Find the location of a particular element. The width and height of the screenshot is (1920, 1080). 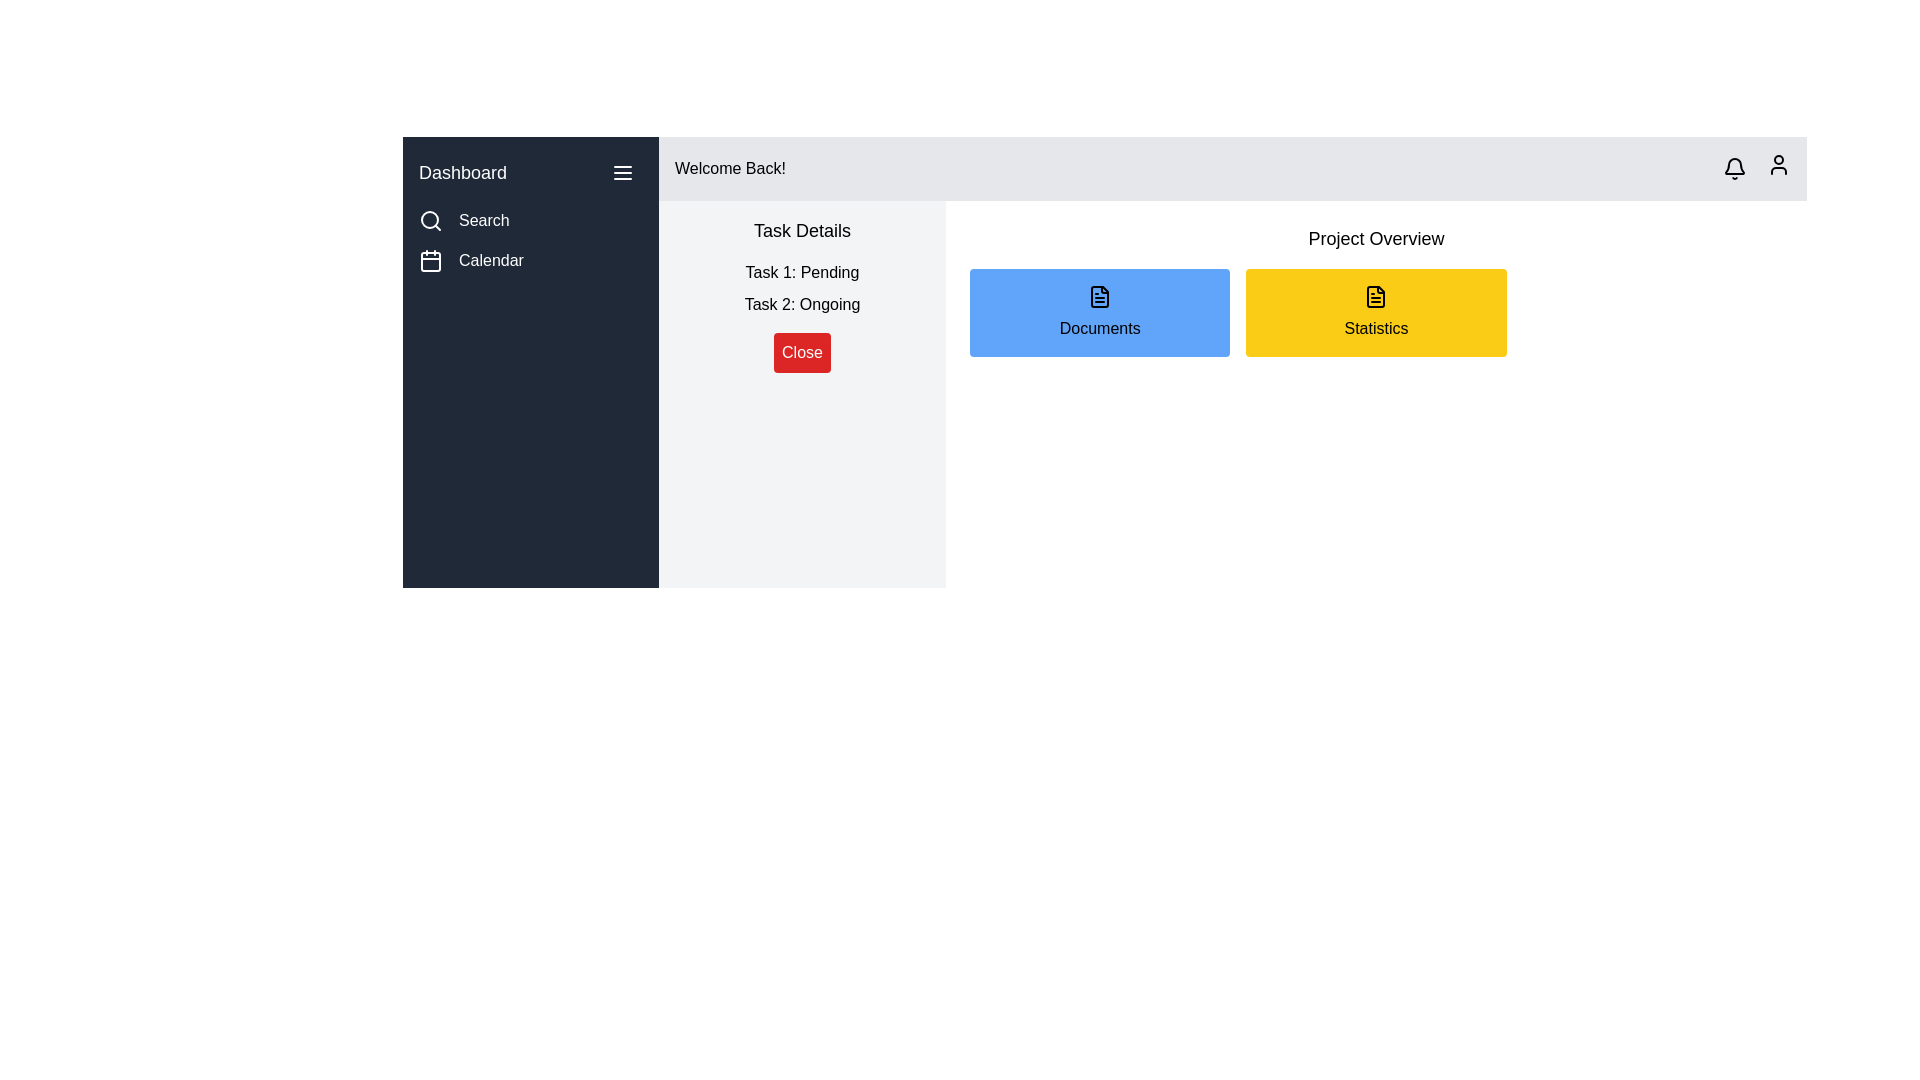

the notification button with an SVG icon located at the top-right corner of the user interface is located at coordinates (1733, 168).